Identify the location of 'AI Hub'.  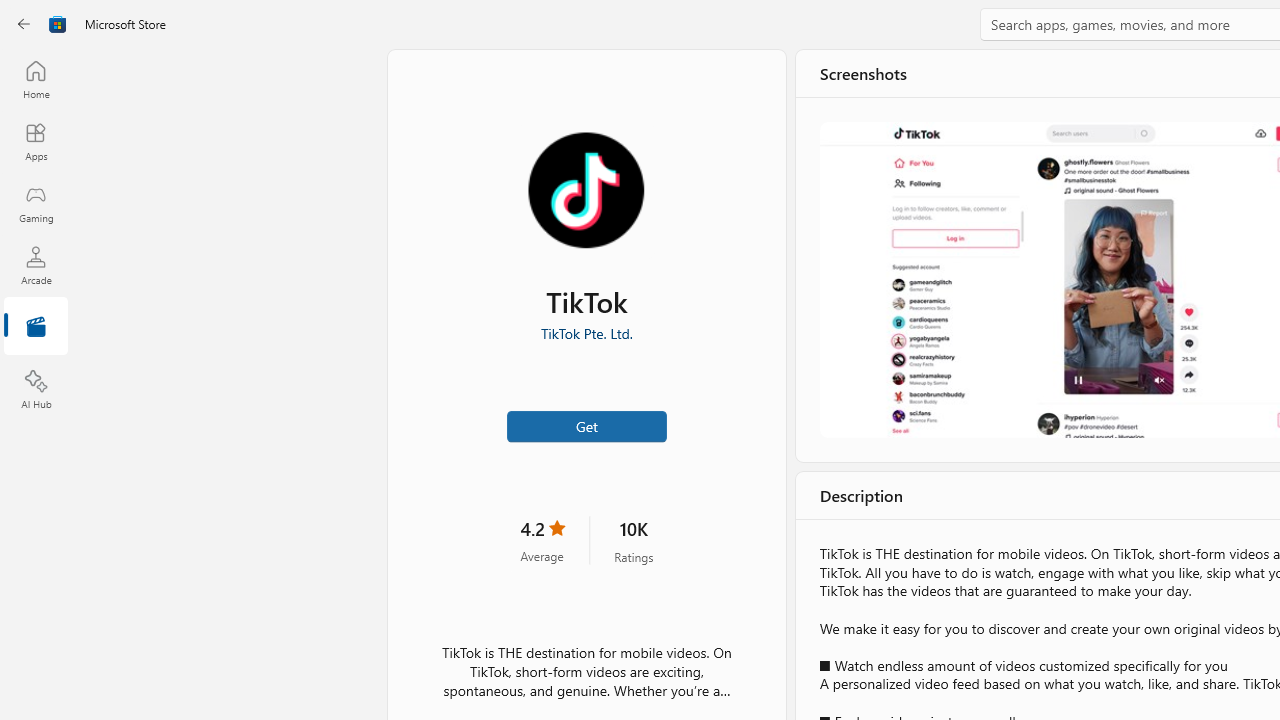
(35, 390).